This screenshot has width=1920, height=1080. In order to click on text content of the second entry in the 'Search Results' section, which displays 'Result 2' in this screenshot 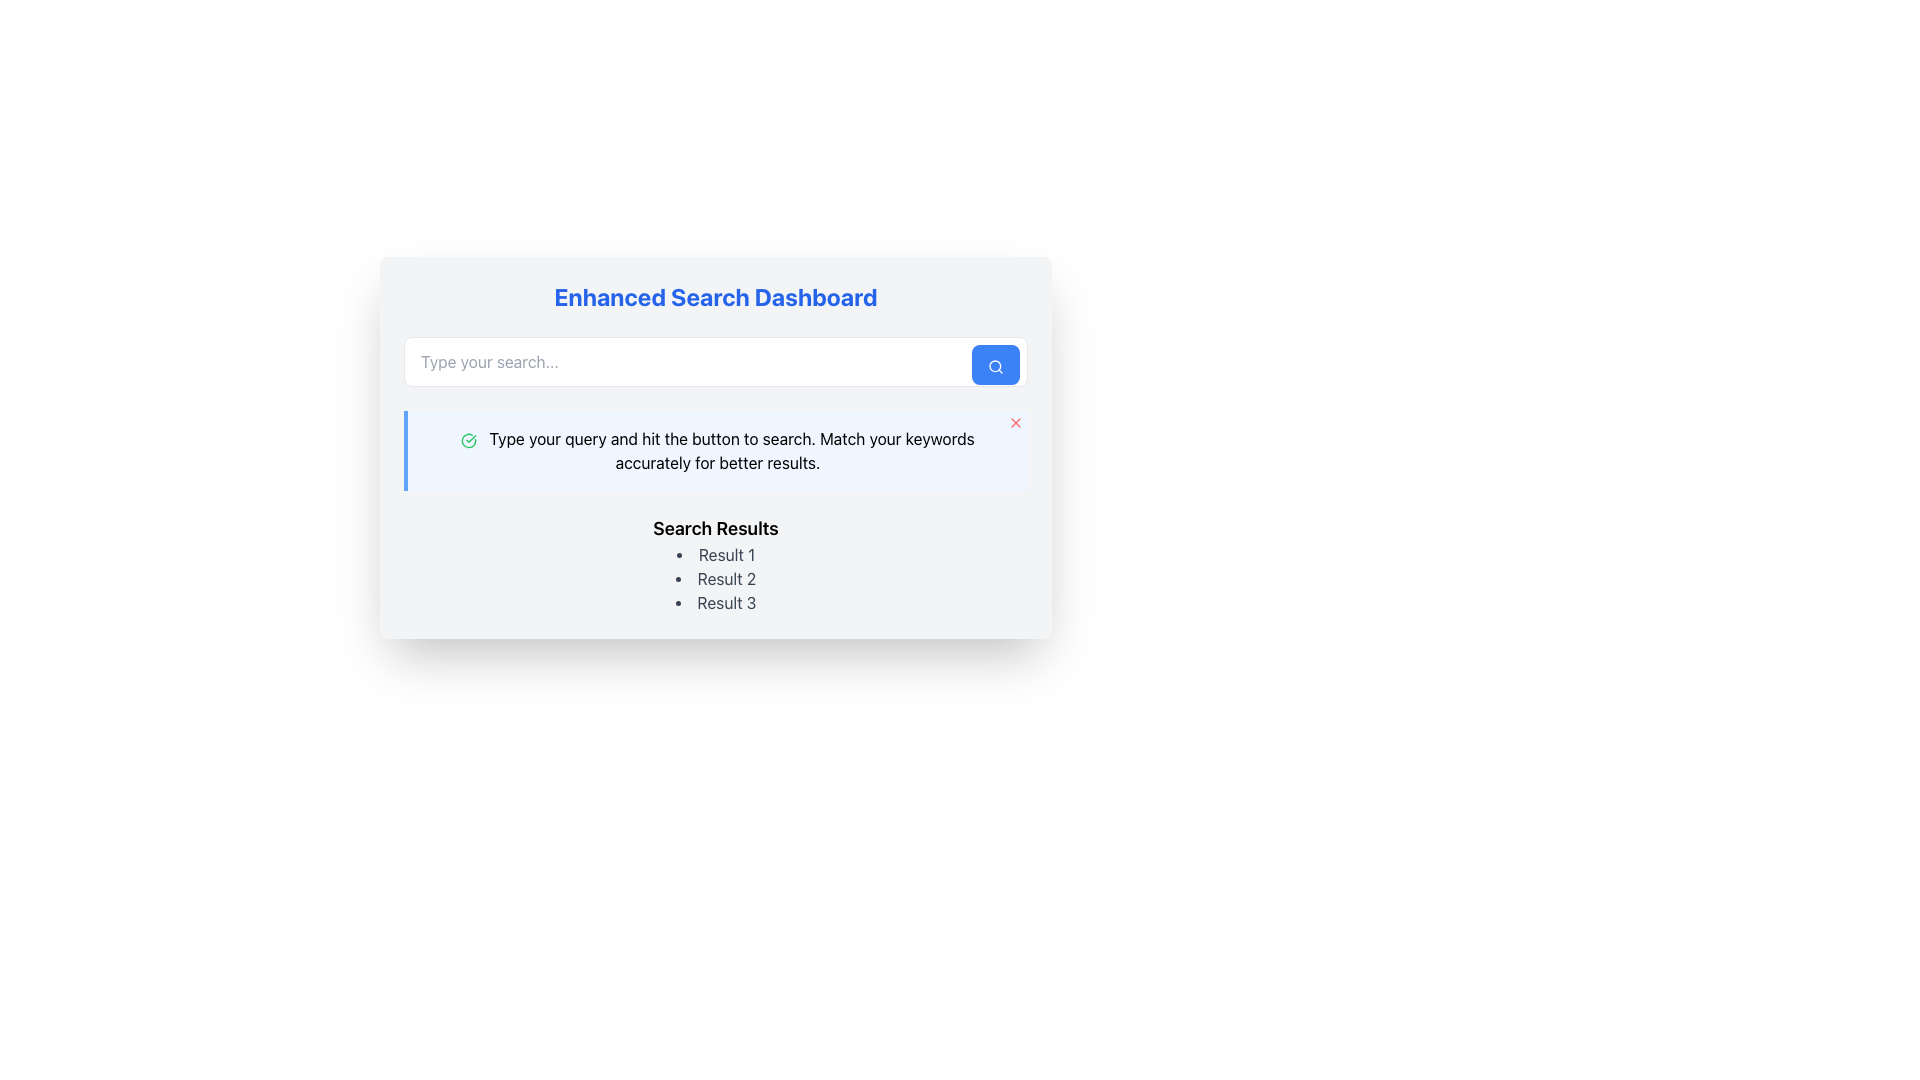, I will do `click(715, 578)`.